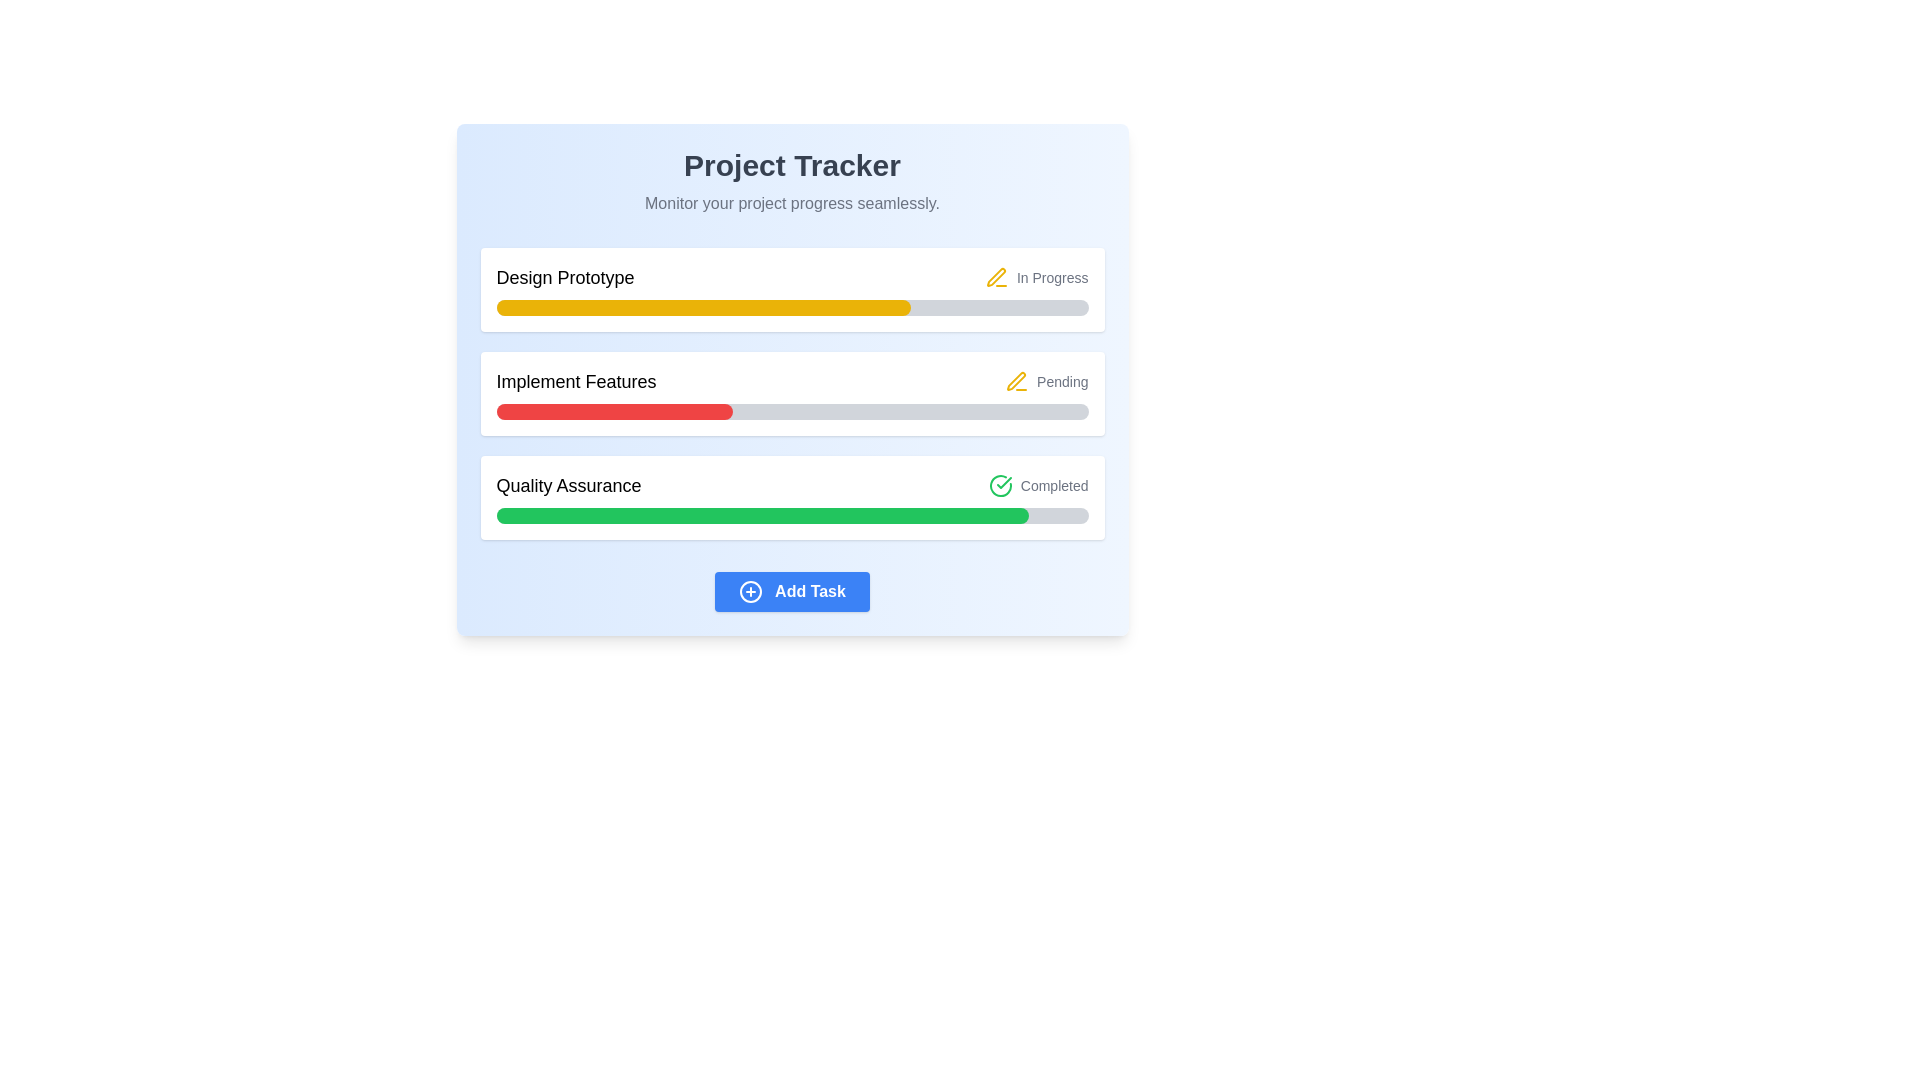  What do you see at coordinates (1017, 381) in the screenshot?
I see `the 'Pending' status icon (SVG) located to the left of the 'Pending' label in the second row of the status indicator list` at bounding box center [1017, 381].